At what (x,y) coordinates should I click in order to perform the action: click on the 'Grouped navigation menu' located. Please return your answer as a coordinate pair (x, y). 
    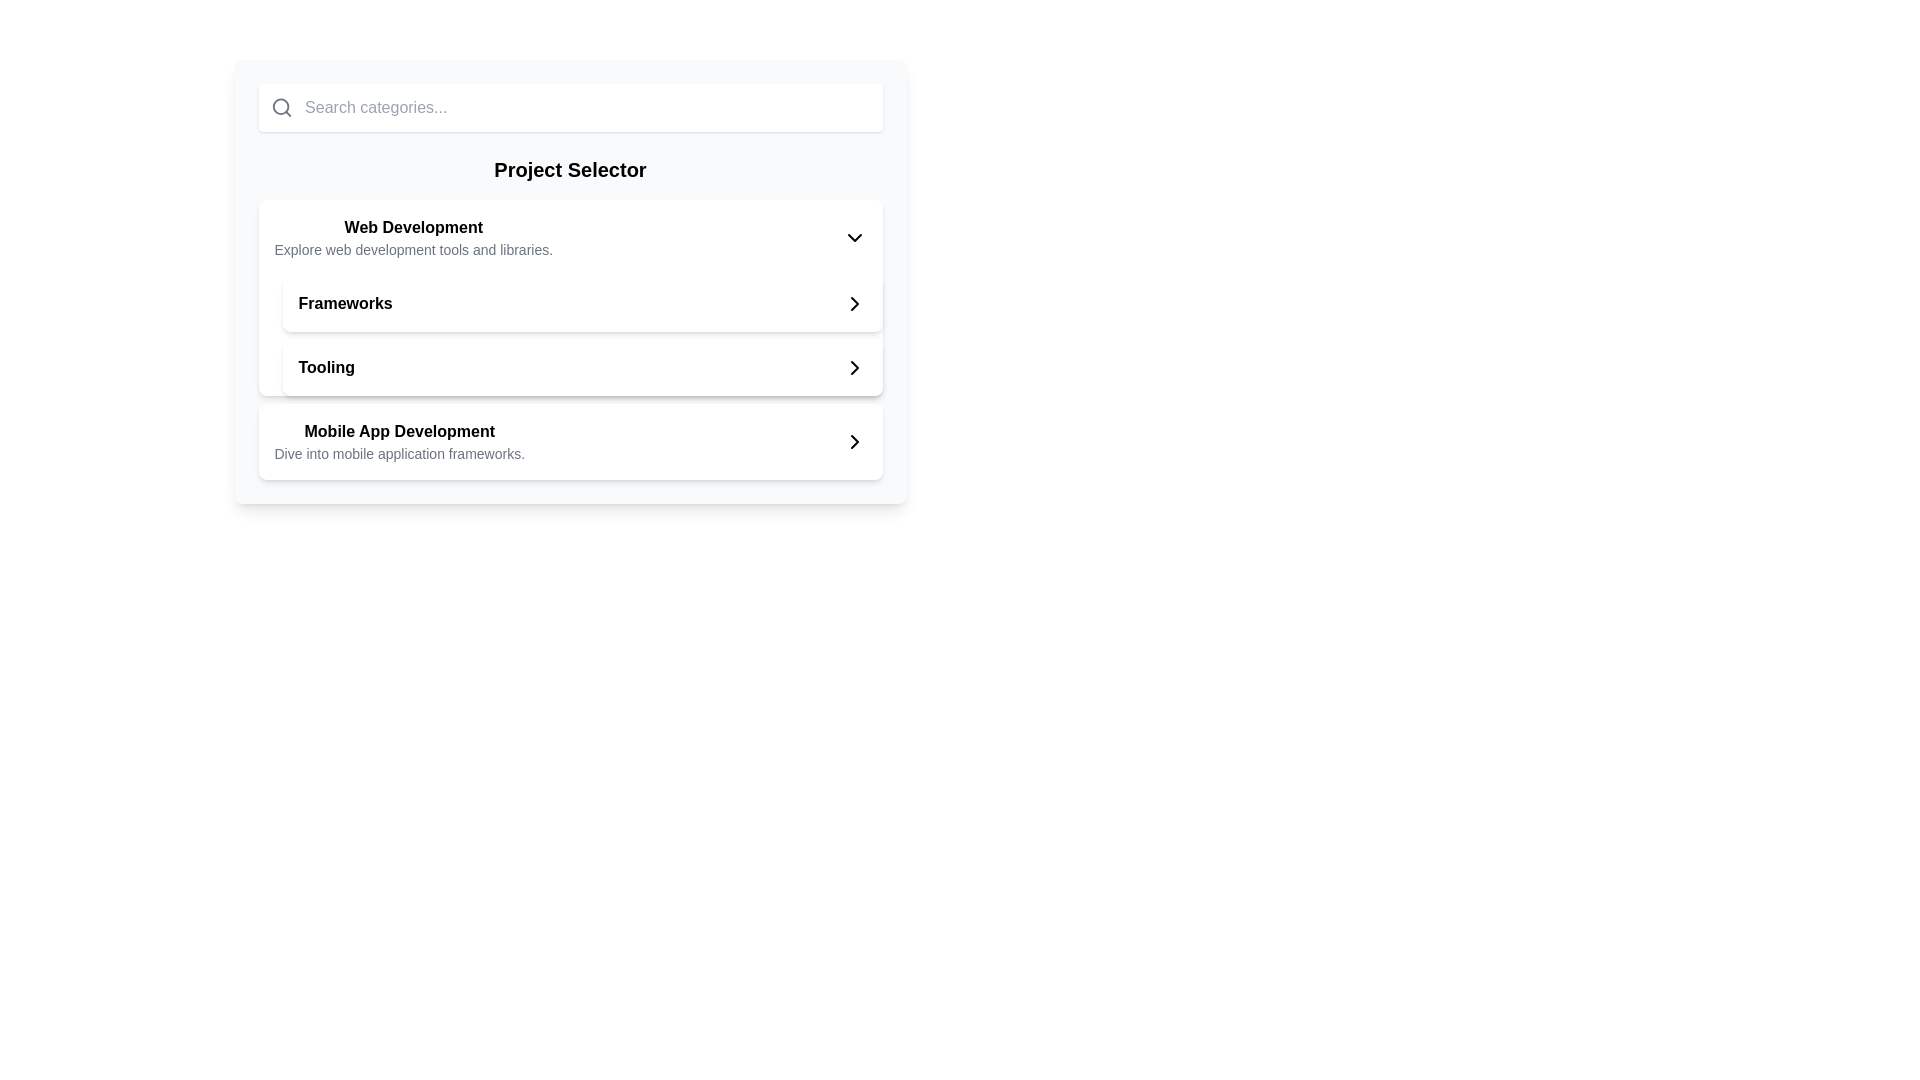
    Looking at the image, I should click on (581, 334).